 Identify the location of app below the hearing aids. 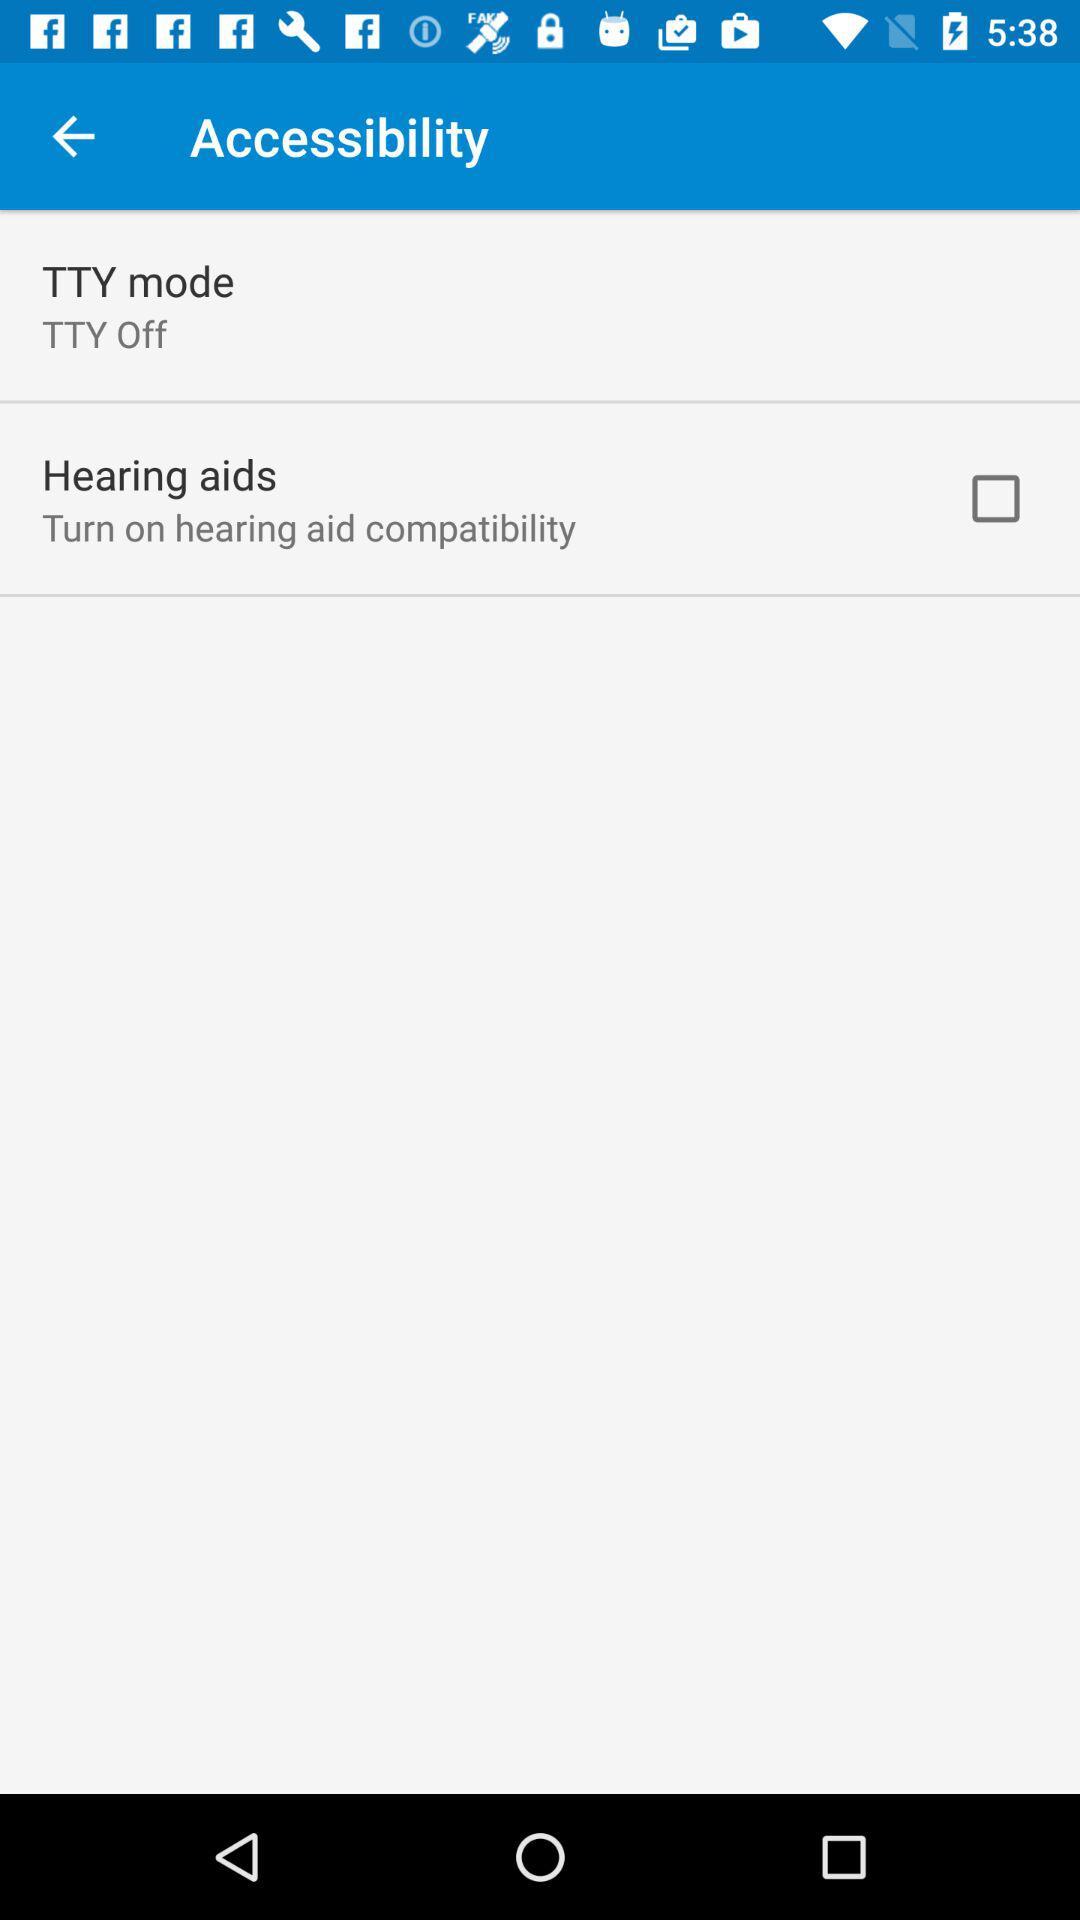
(308, 527).